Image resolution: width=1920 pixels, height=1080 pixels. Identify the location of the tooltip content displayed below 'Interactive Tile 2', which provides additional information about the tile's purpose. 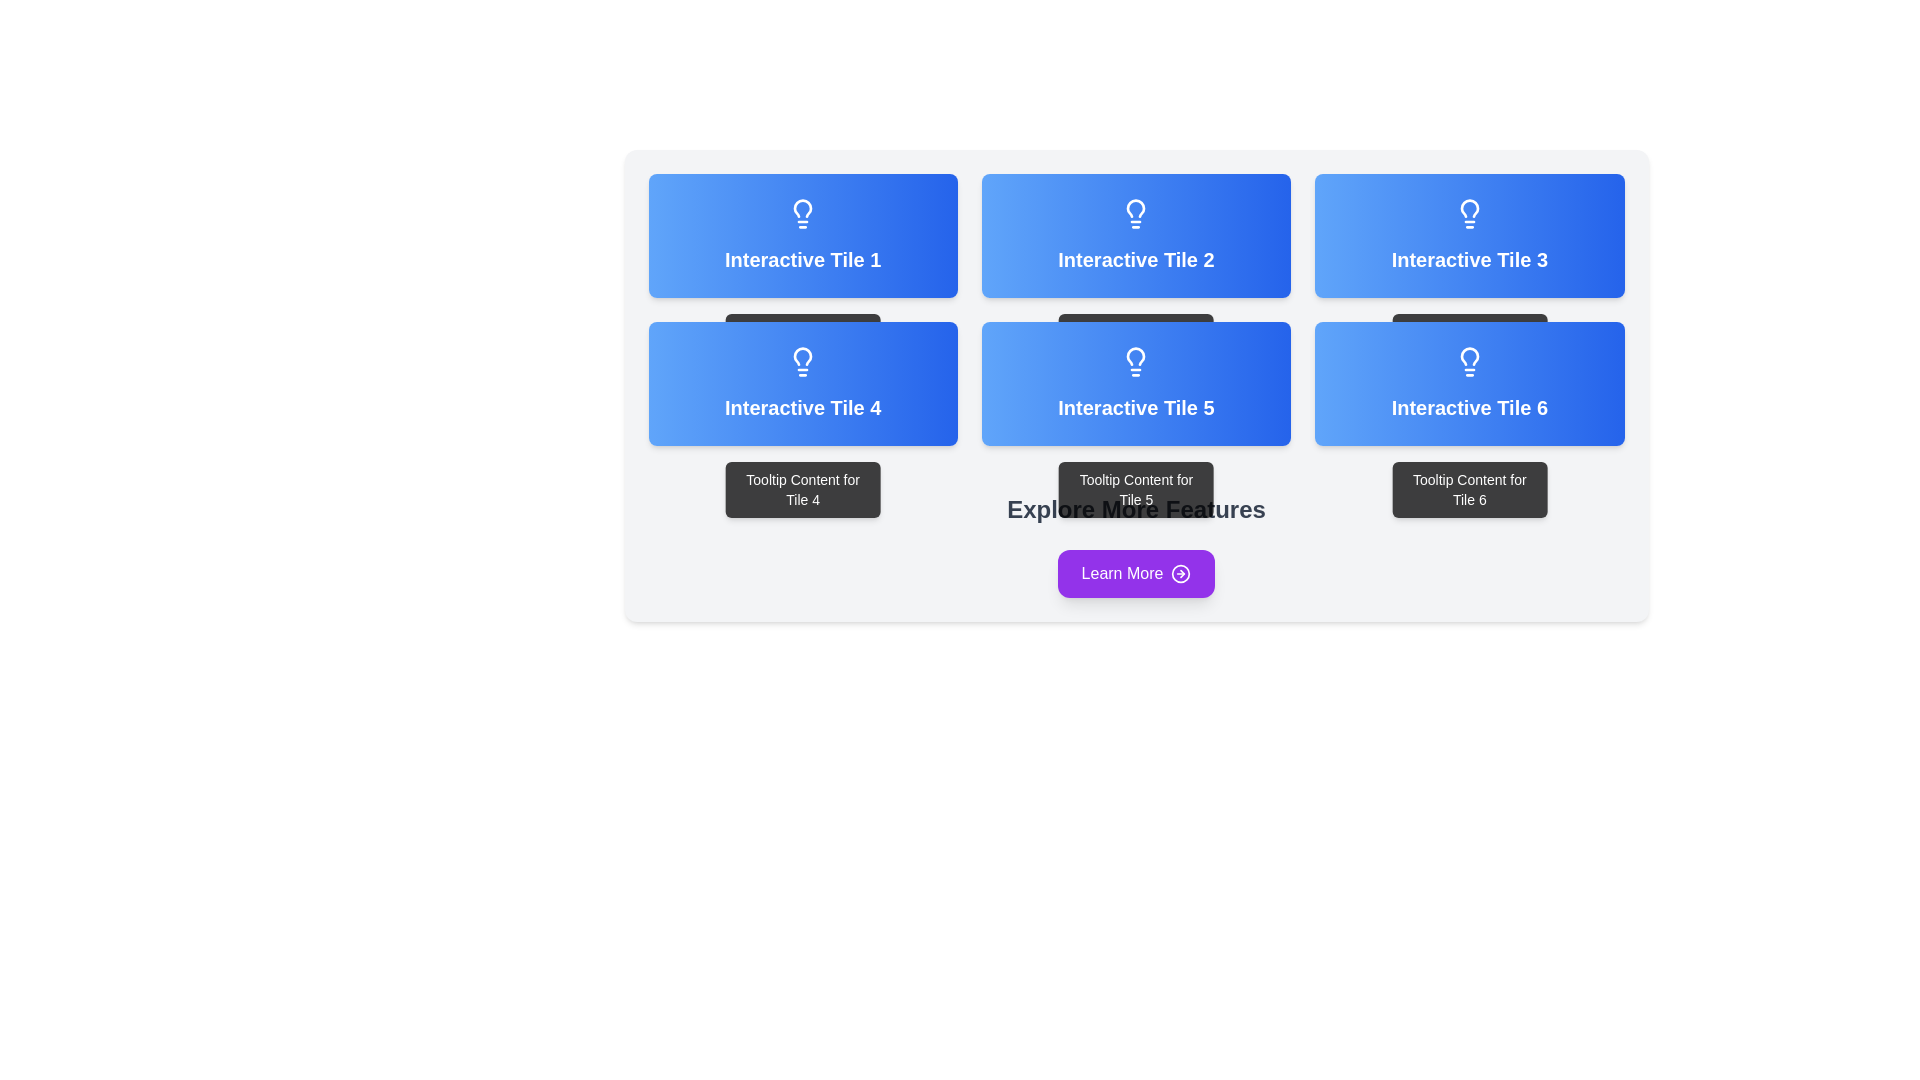
(1136, 341).